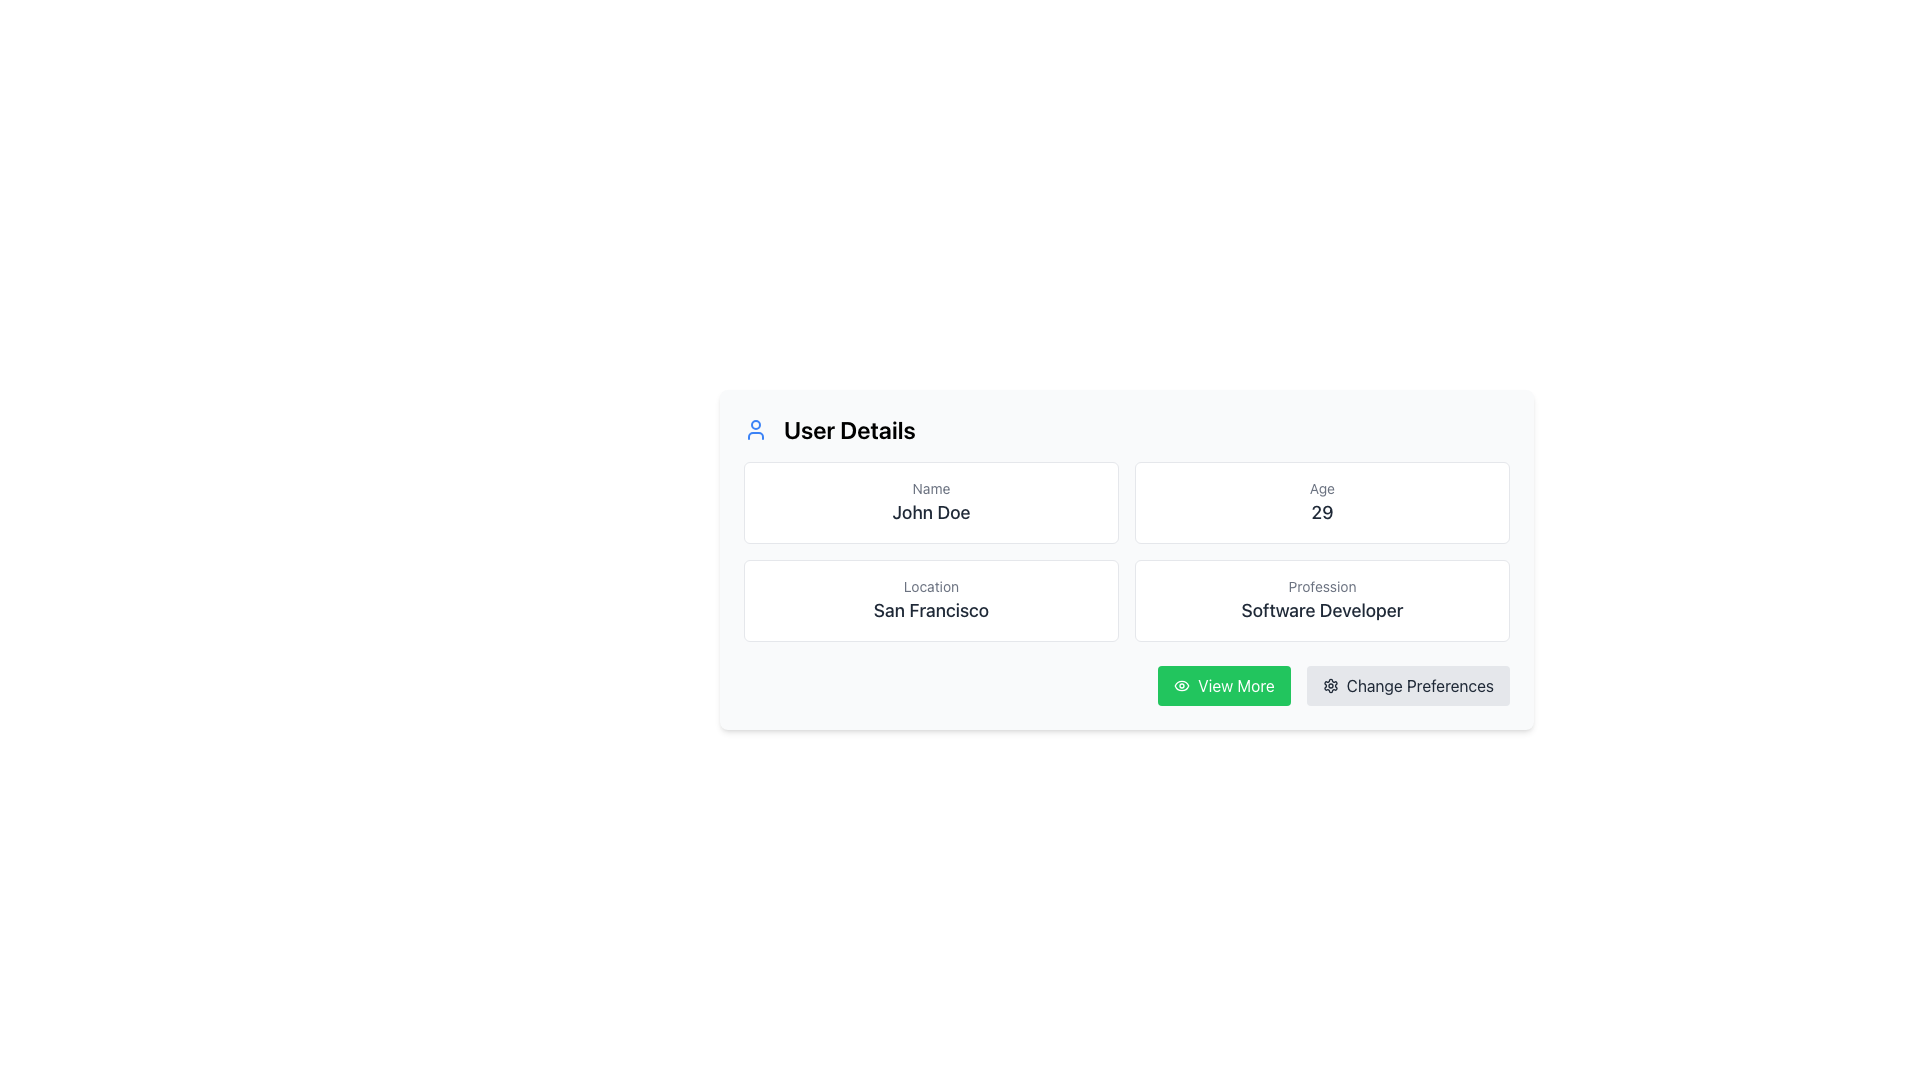 The image size is (1920, 1080). Describe the element at coordinates (930, 609) in the screenshot. I see `the text label displaying 'San Francisco' in the user details section, which is bold and dark gray, located below the 'Location' label` at that location.